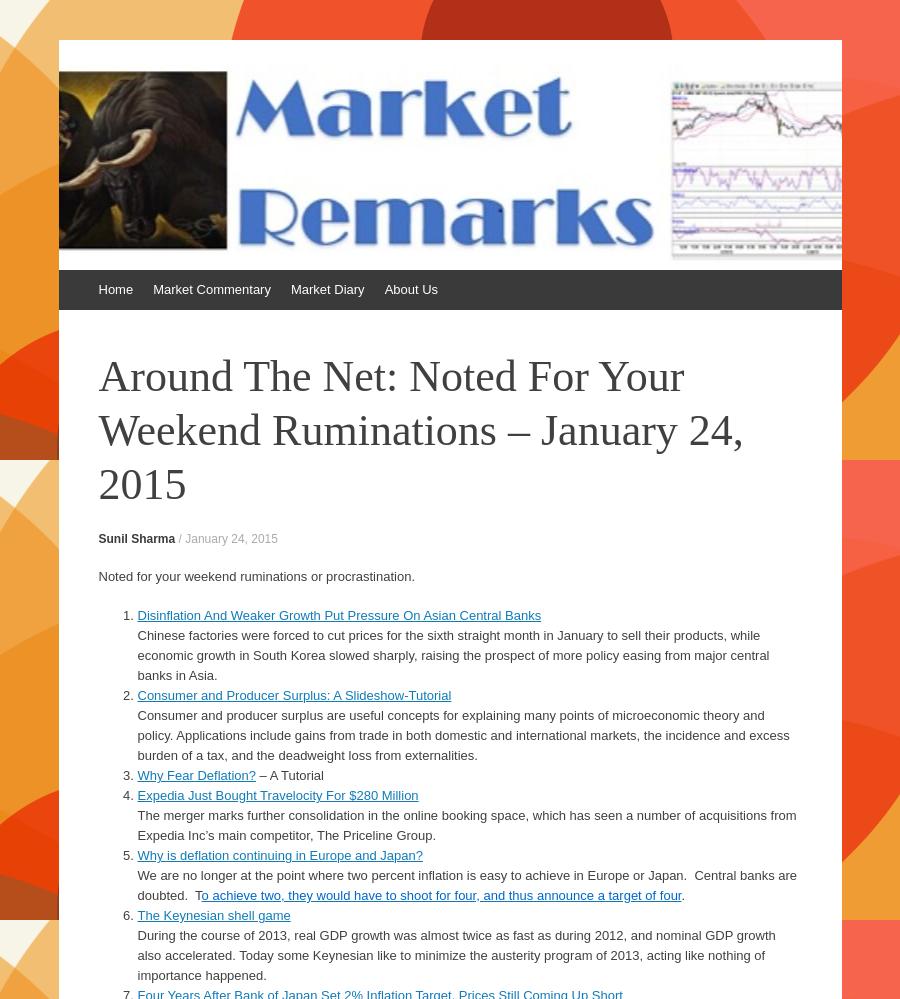  Describe the element at coordinates (230, 537) in the screenshot. I see `'January 24, 2015'` at that location.